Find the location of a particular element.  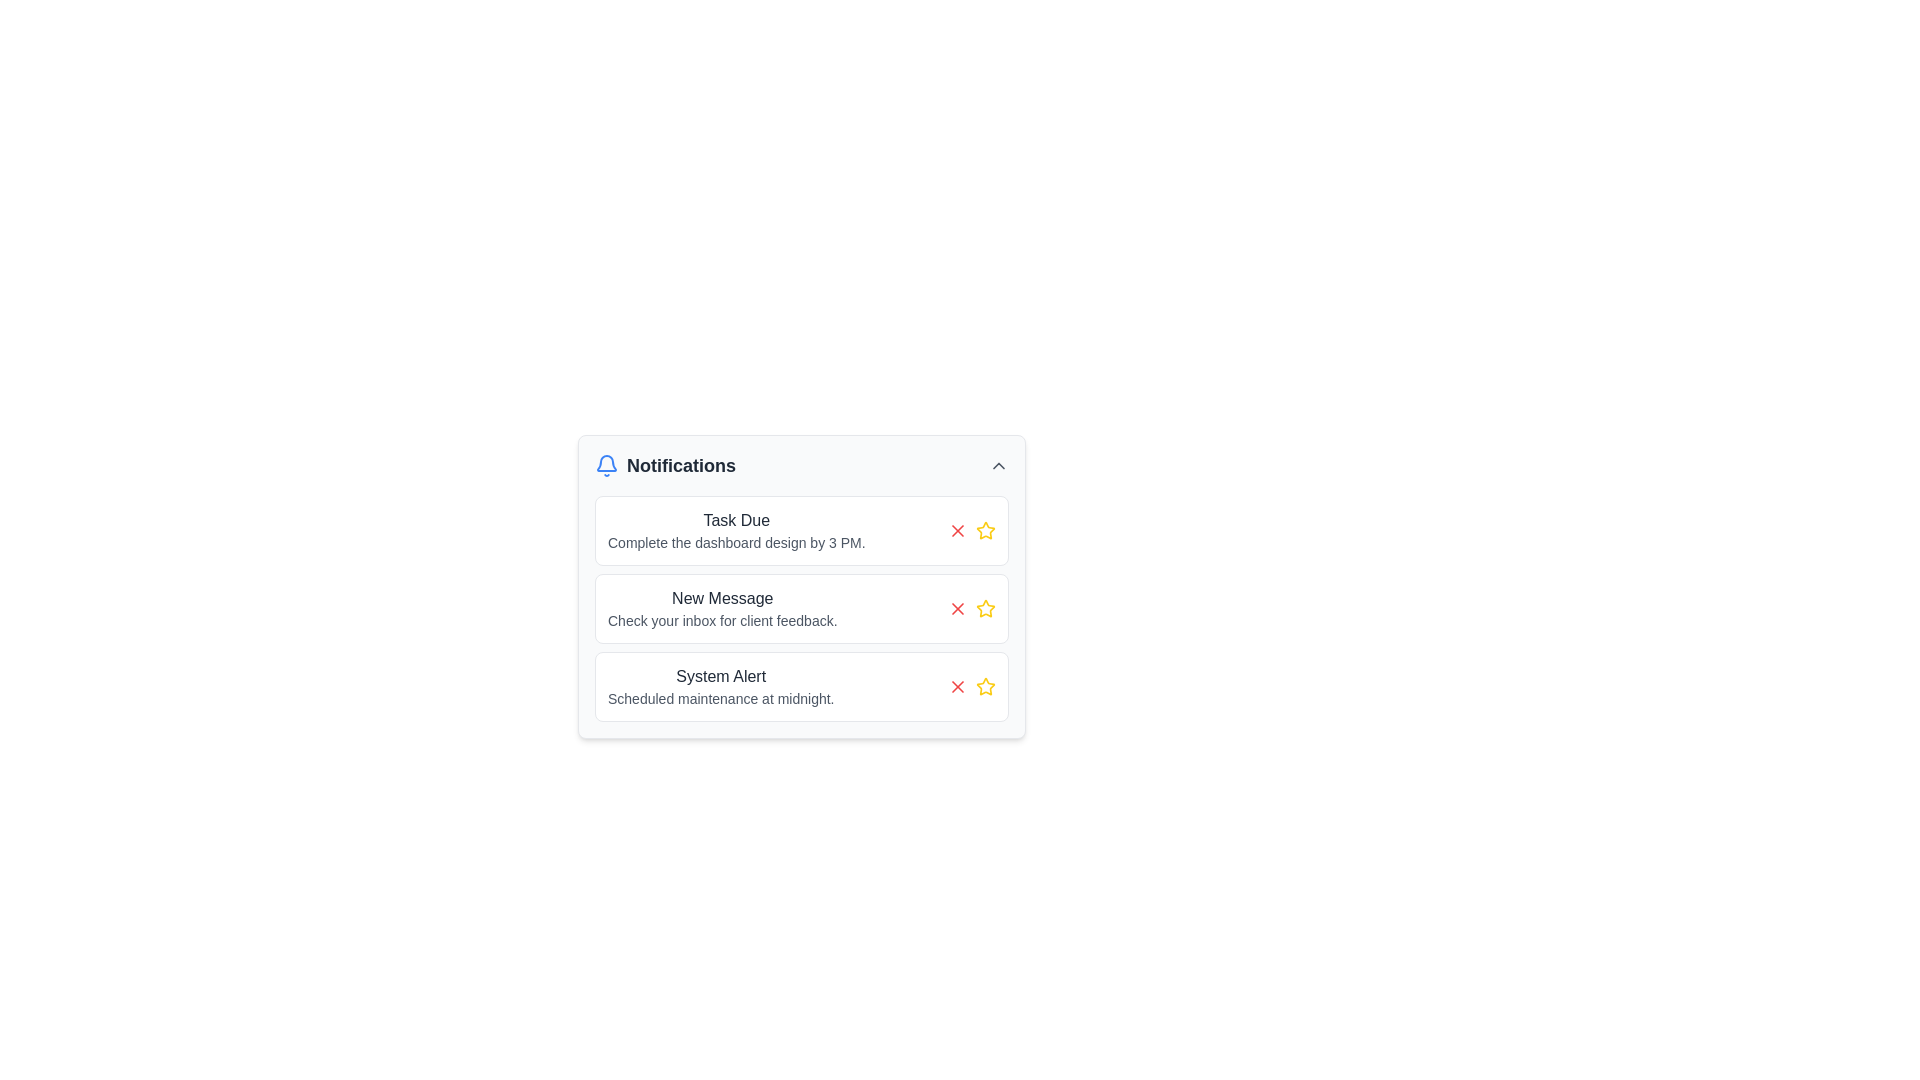

the yellow star-shaped icon located at the far-right of the 'System Alert' notification row is located at coordinates (985, 685).